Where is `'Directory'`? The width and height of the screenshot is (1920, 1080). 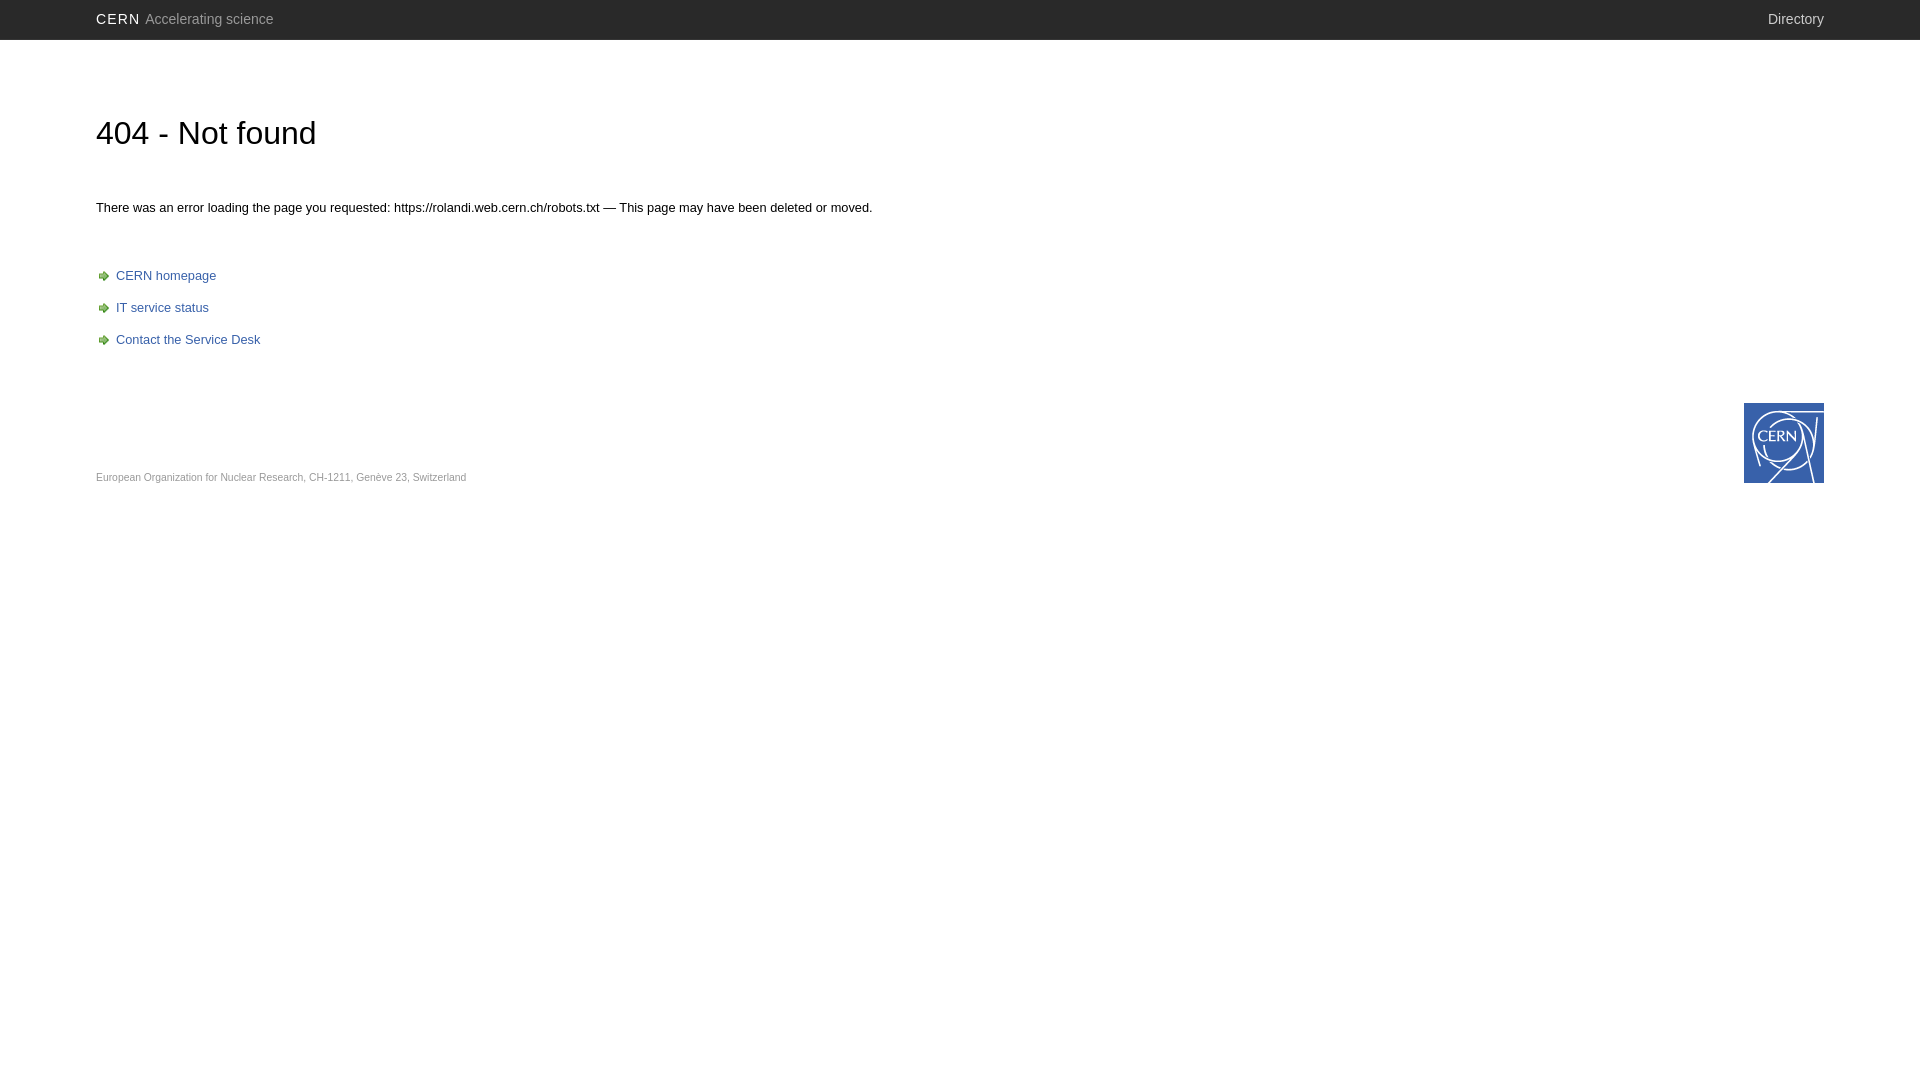
'Directory' is located at coordinates (1795, 19).